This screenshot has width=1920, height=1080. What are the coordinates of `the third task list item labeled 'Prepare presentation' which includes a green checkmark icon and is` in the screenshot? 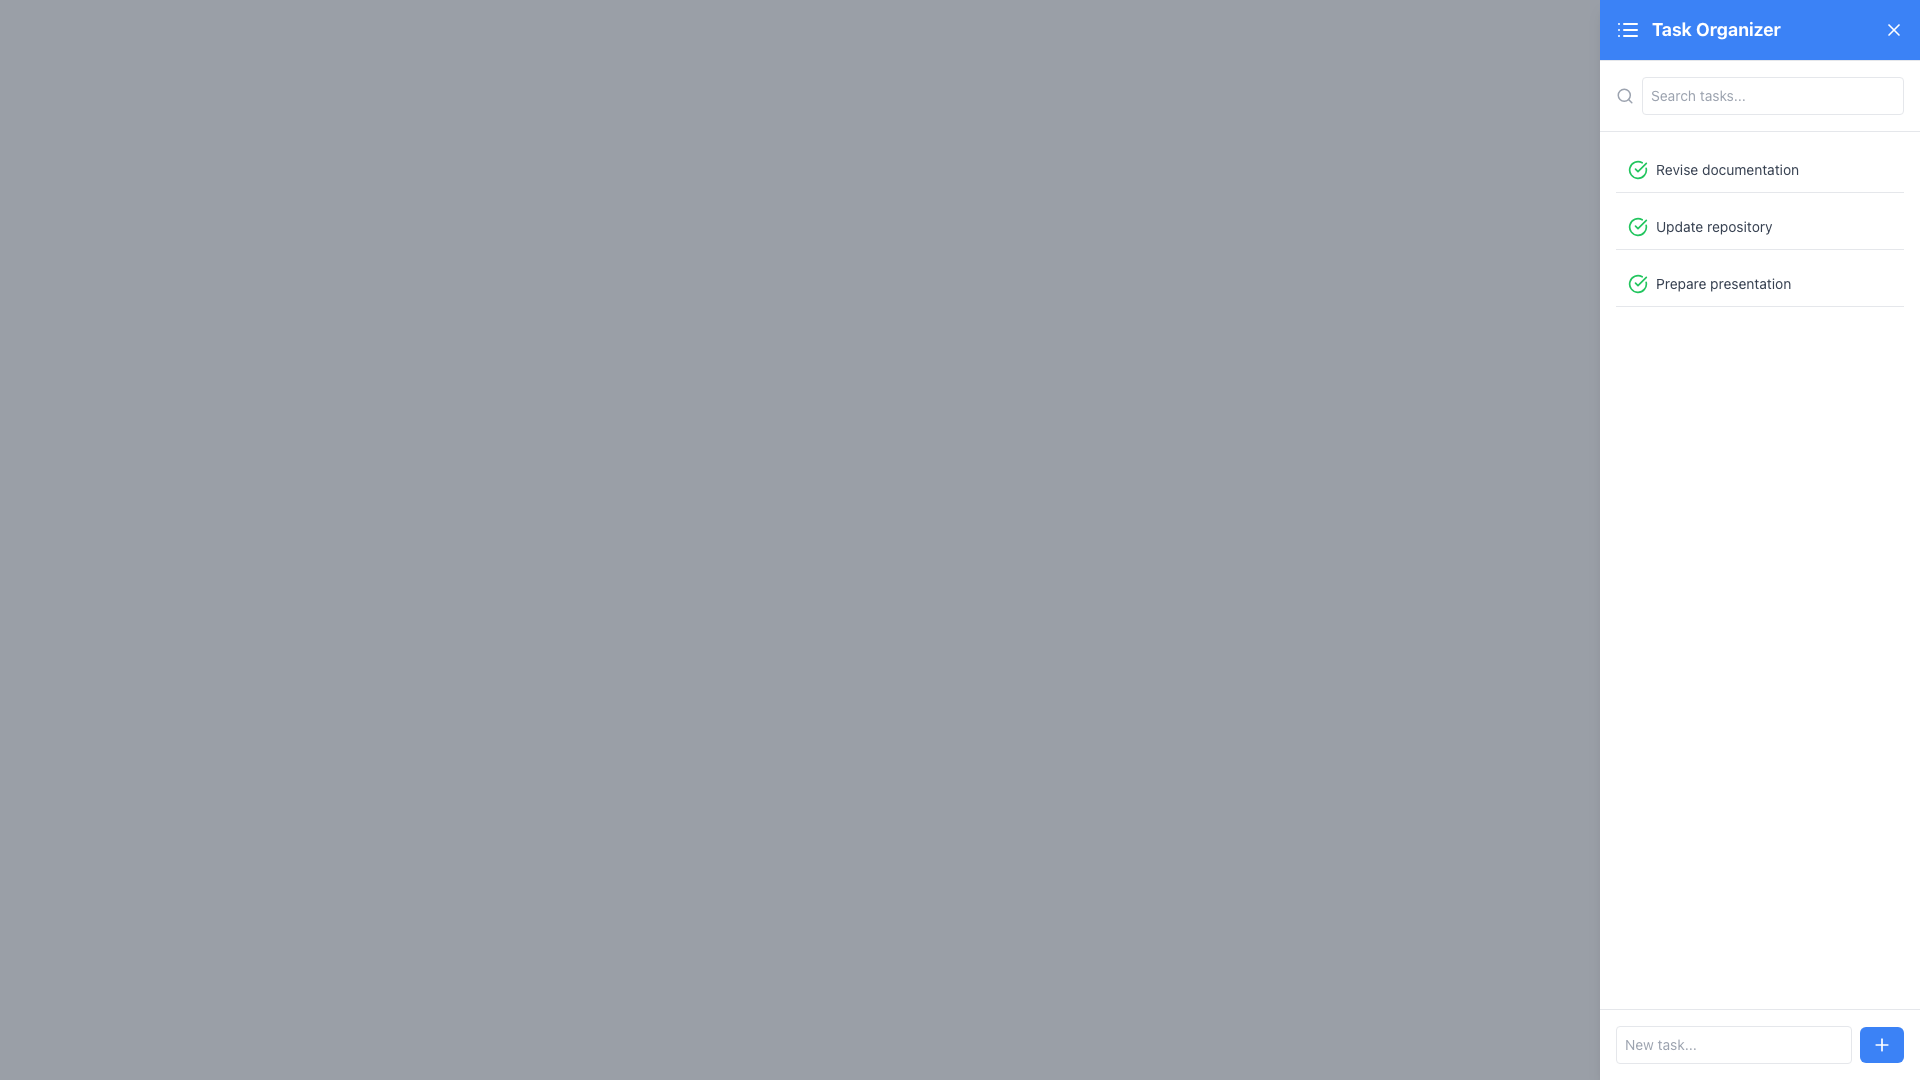 It's located at (1760, 284).